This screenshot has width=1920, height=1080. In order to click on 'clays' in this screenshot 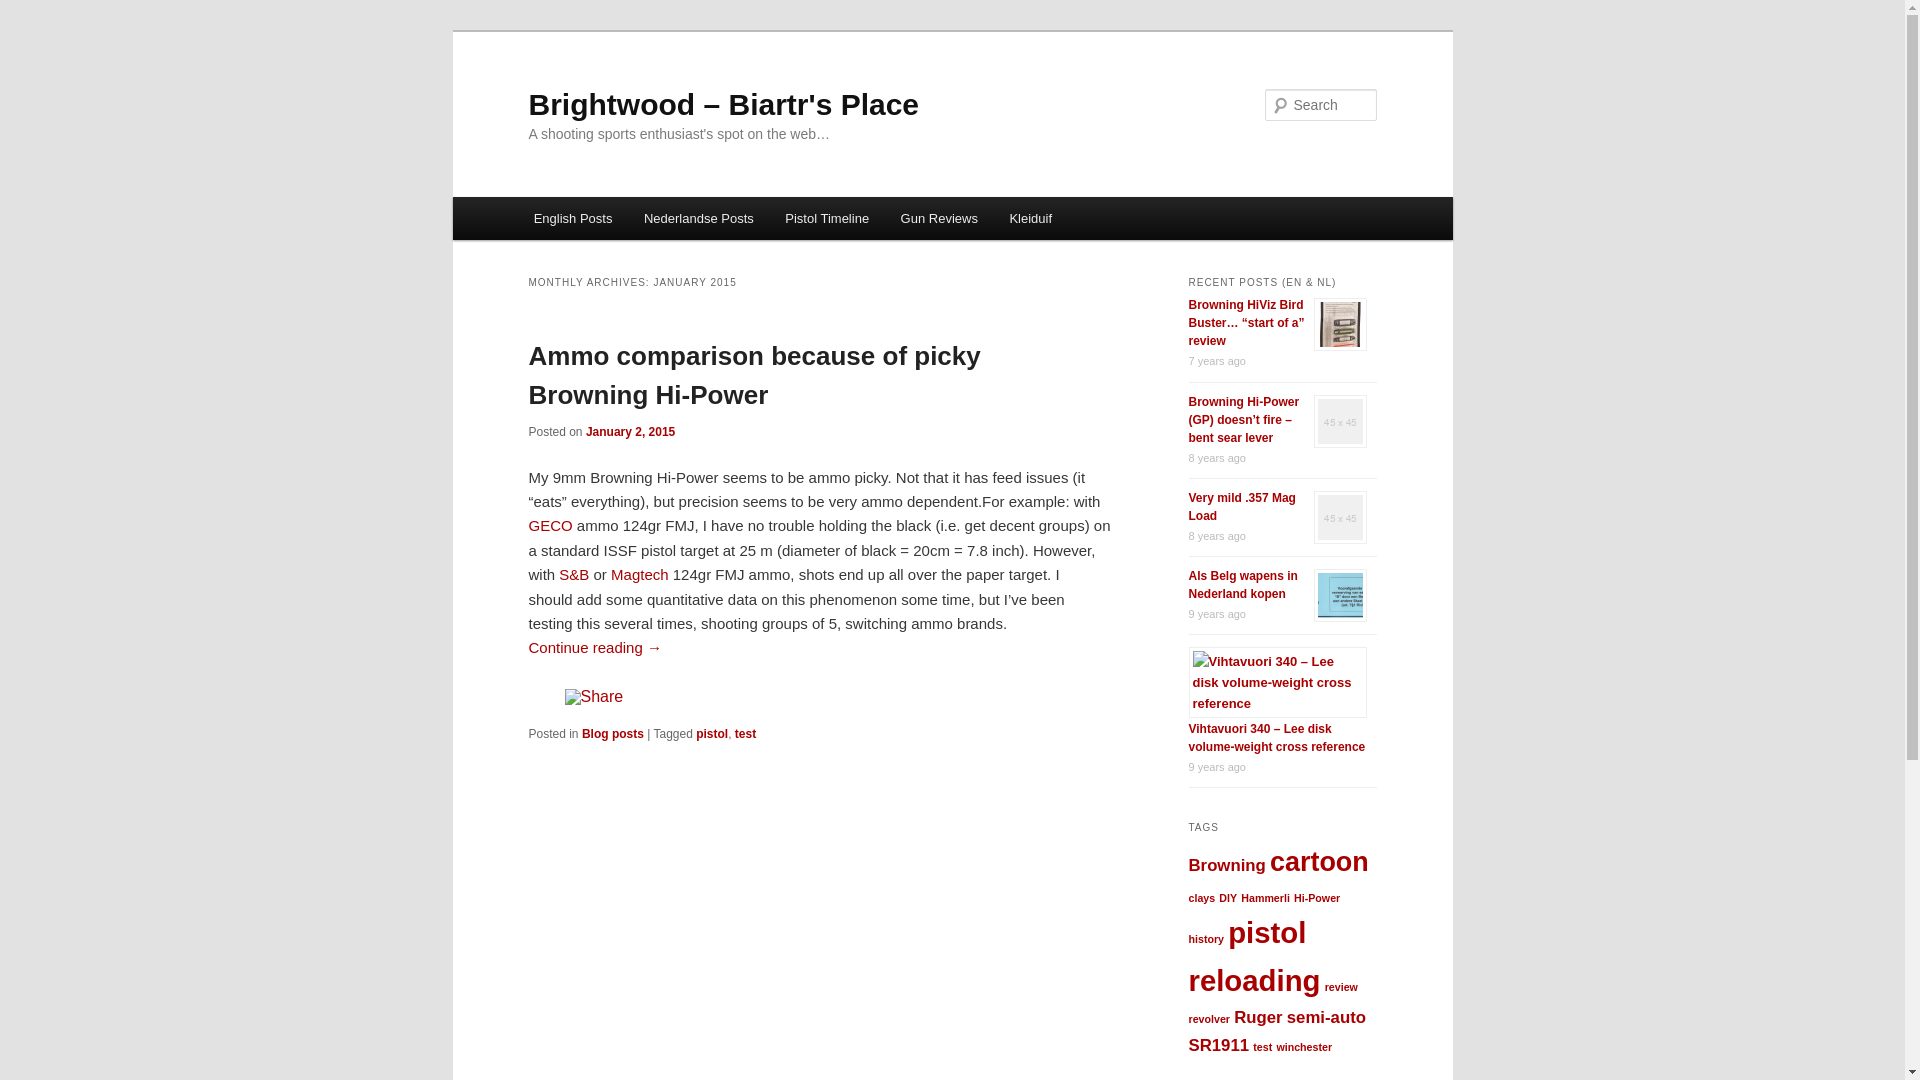, I will do `click(1200, 897)`.